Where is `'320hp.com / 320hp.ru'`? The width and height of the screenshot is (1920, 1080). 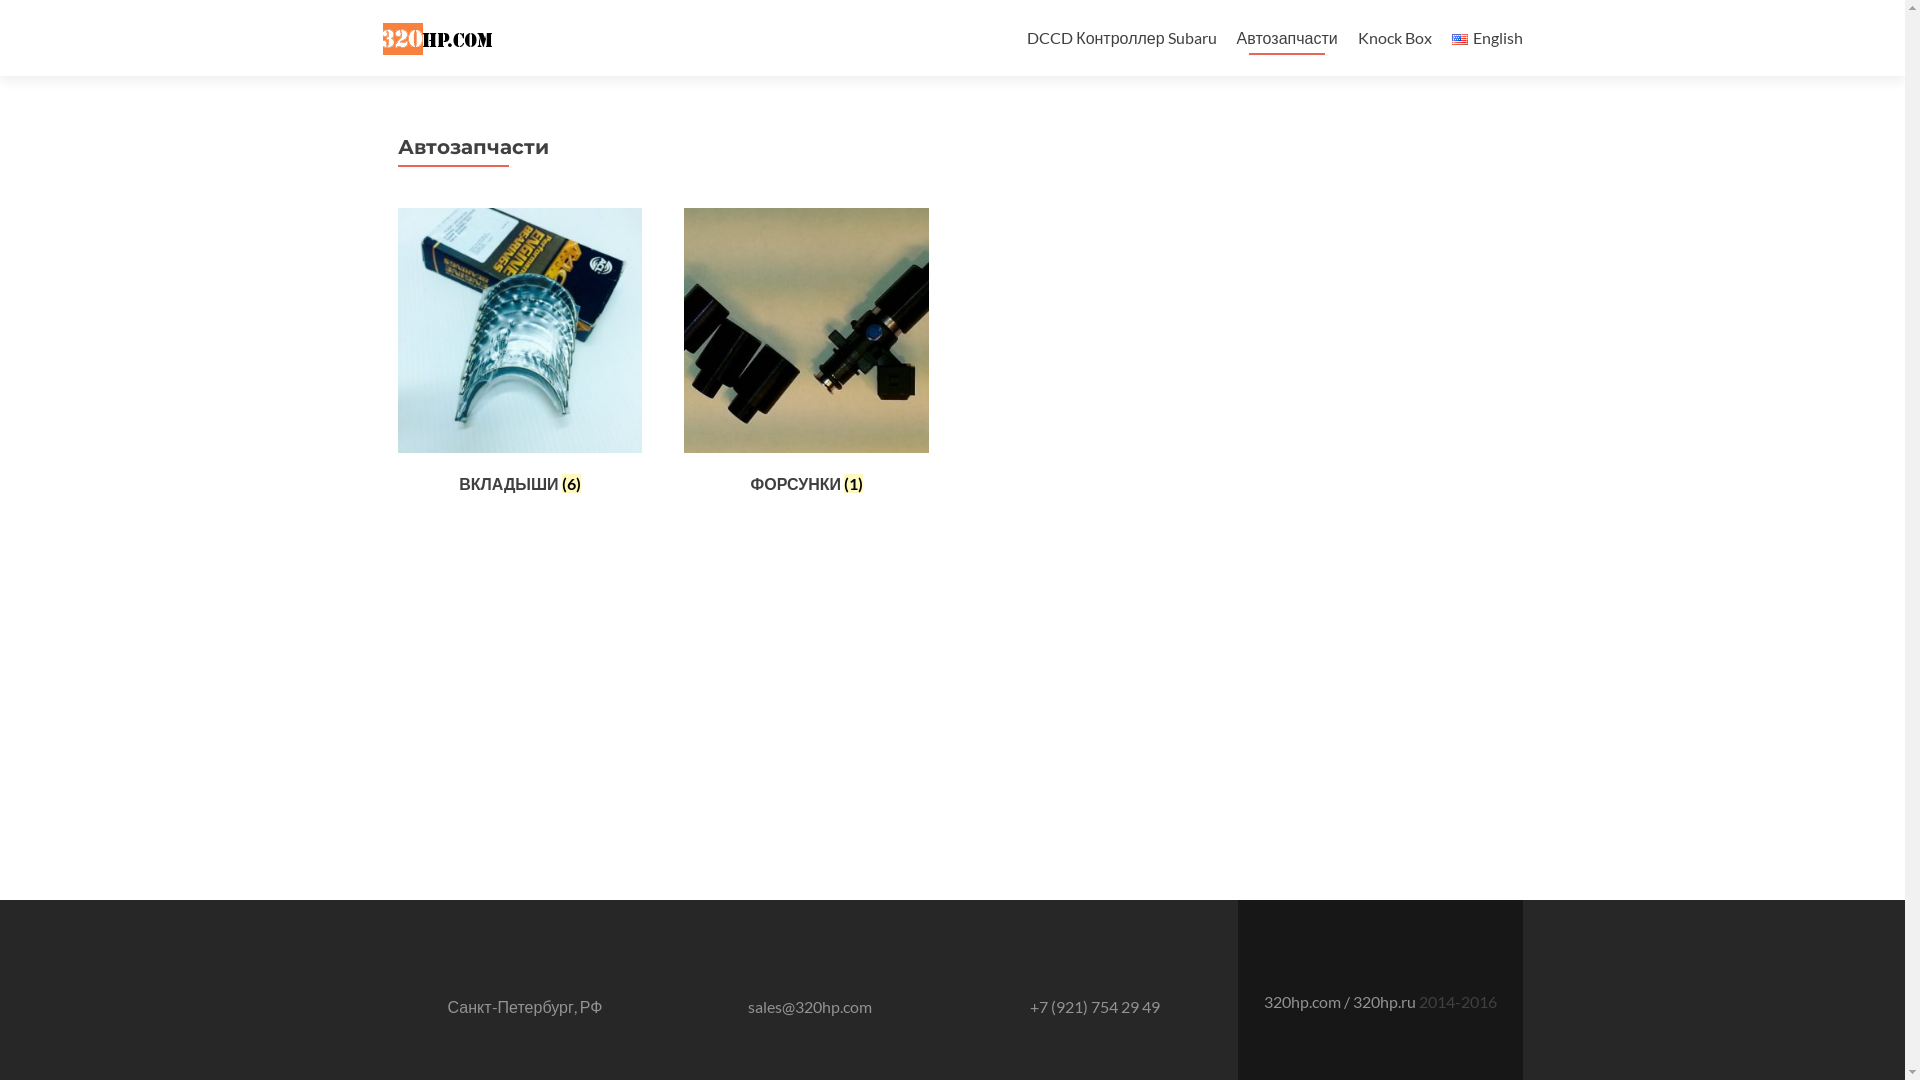 '320hp.com / 320hp.ru' is located at coordinates (1262, 1001).